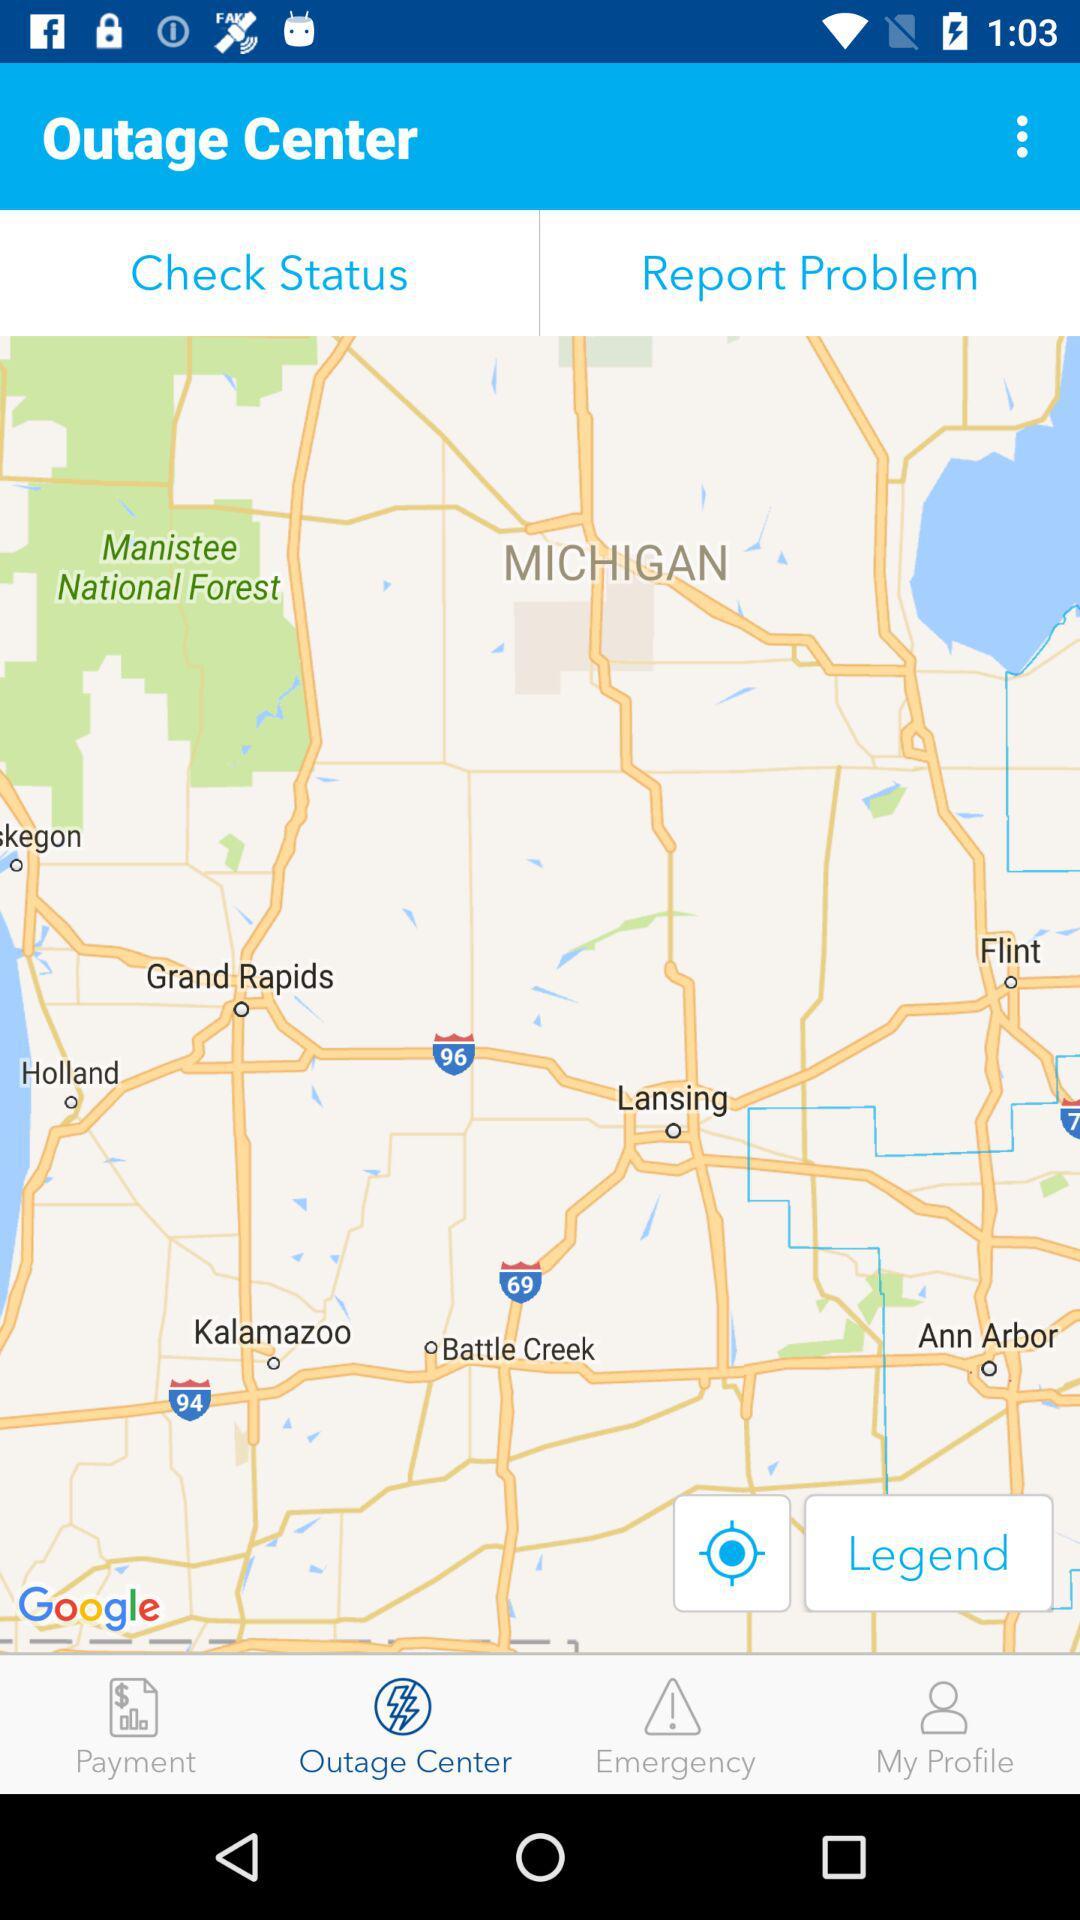  What do you see at coordinates (945, 1723) in the screenshot?
I see `item next to emergency` at bounding box center [945, 1723].